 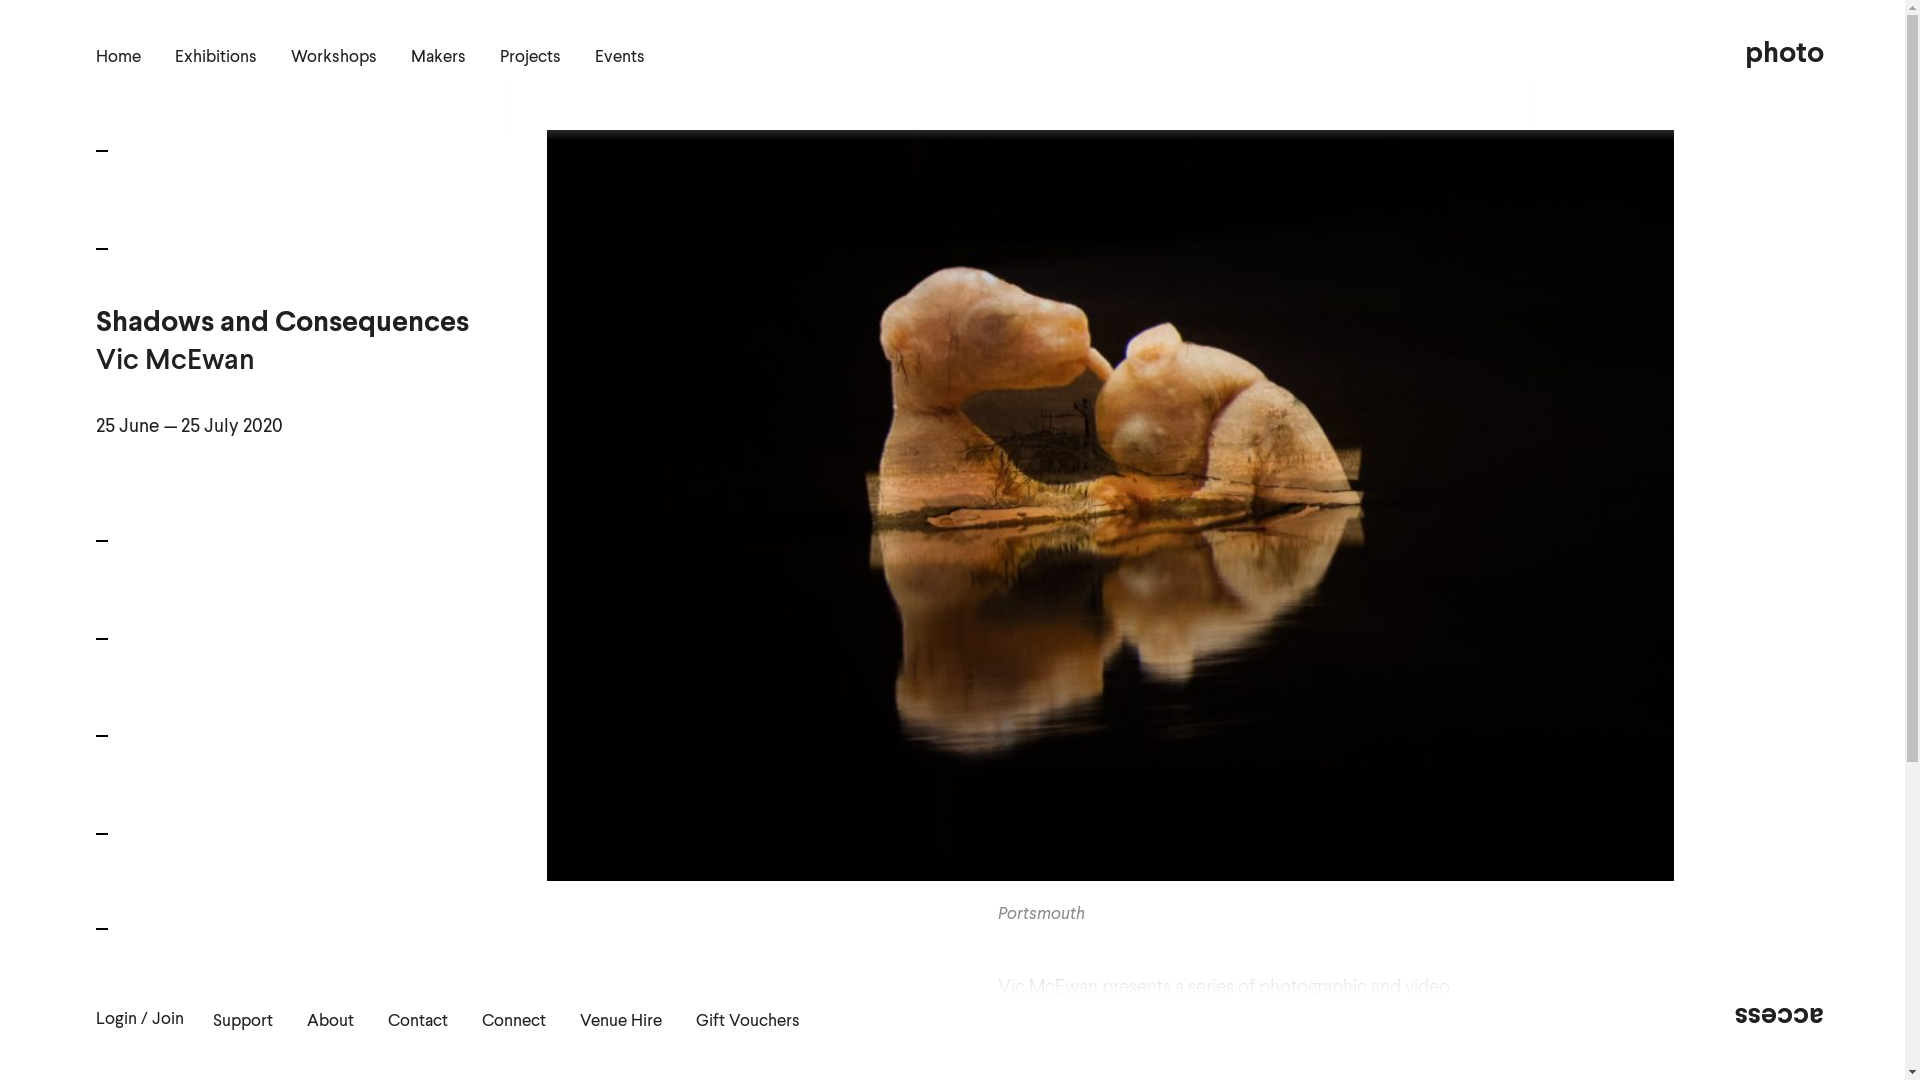 I want to click on 'Support', so click(x=212, y=1021).